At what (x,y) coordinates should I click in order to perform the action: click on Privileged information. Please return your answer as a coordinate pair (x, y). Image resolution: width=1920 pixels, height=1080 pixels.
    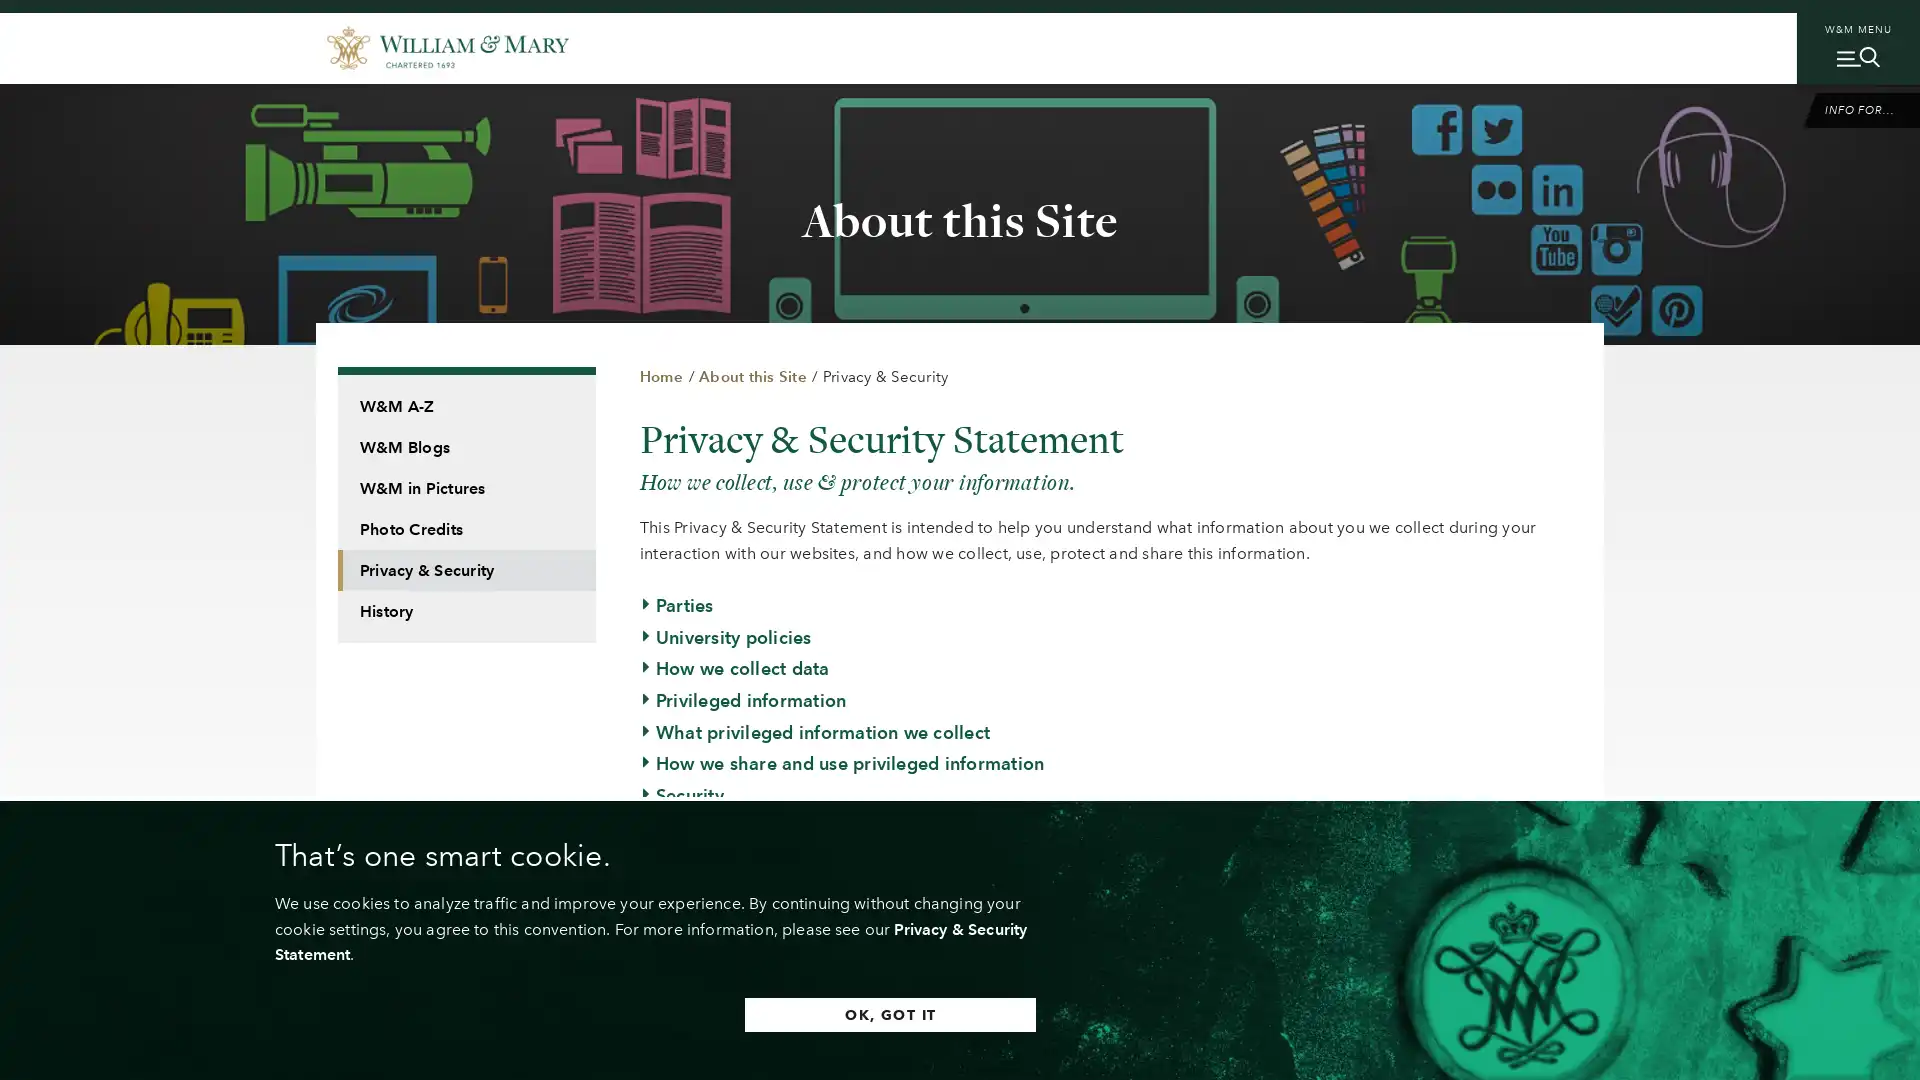
    Looking at the image, I should click on (742, 698).